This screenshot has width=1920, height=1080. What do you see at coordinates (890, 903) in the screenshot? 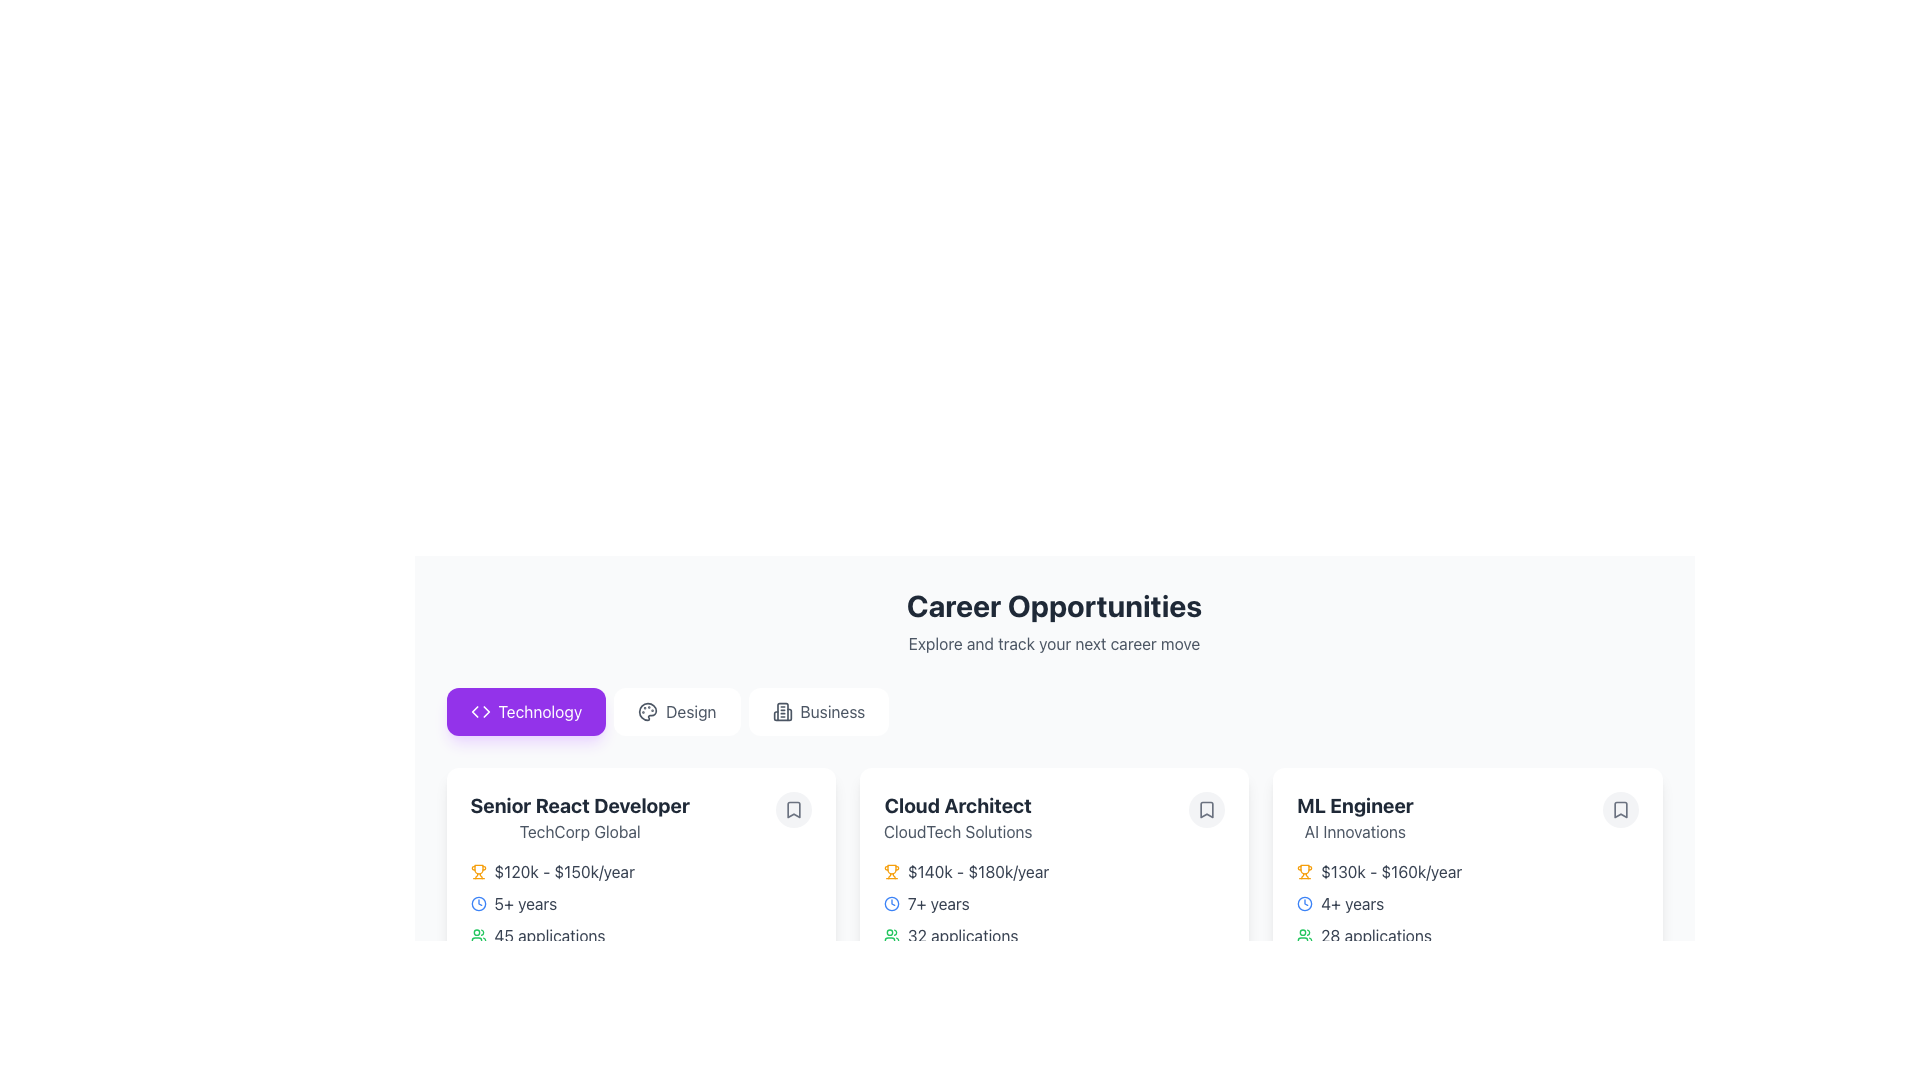
I see `the circular element within the clock icon located under the title 'Cloud Architect' in the Career Opportunities section` at bounding box center [890, 903].